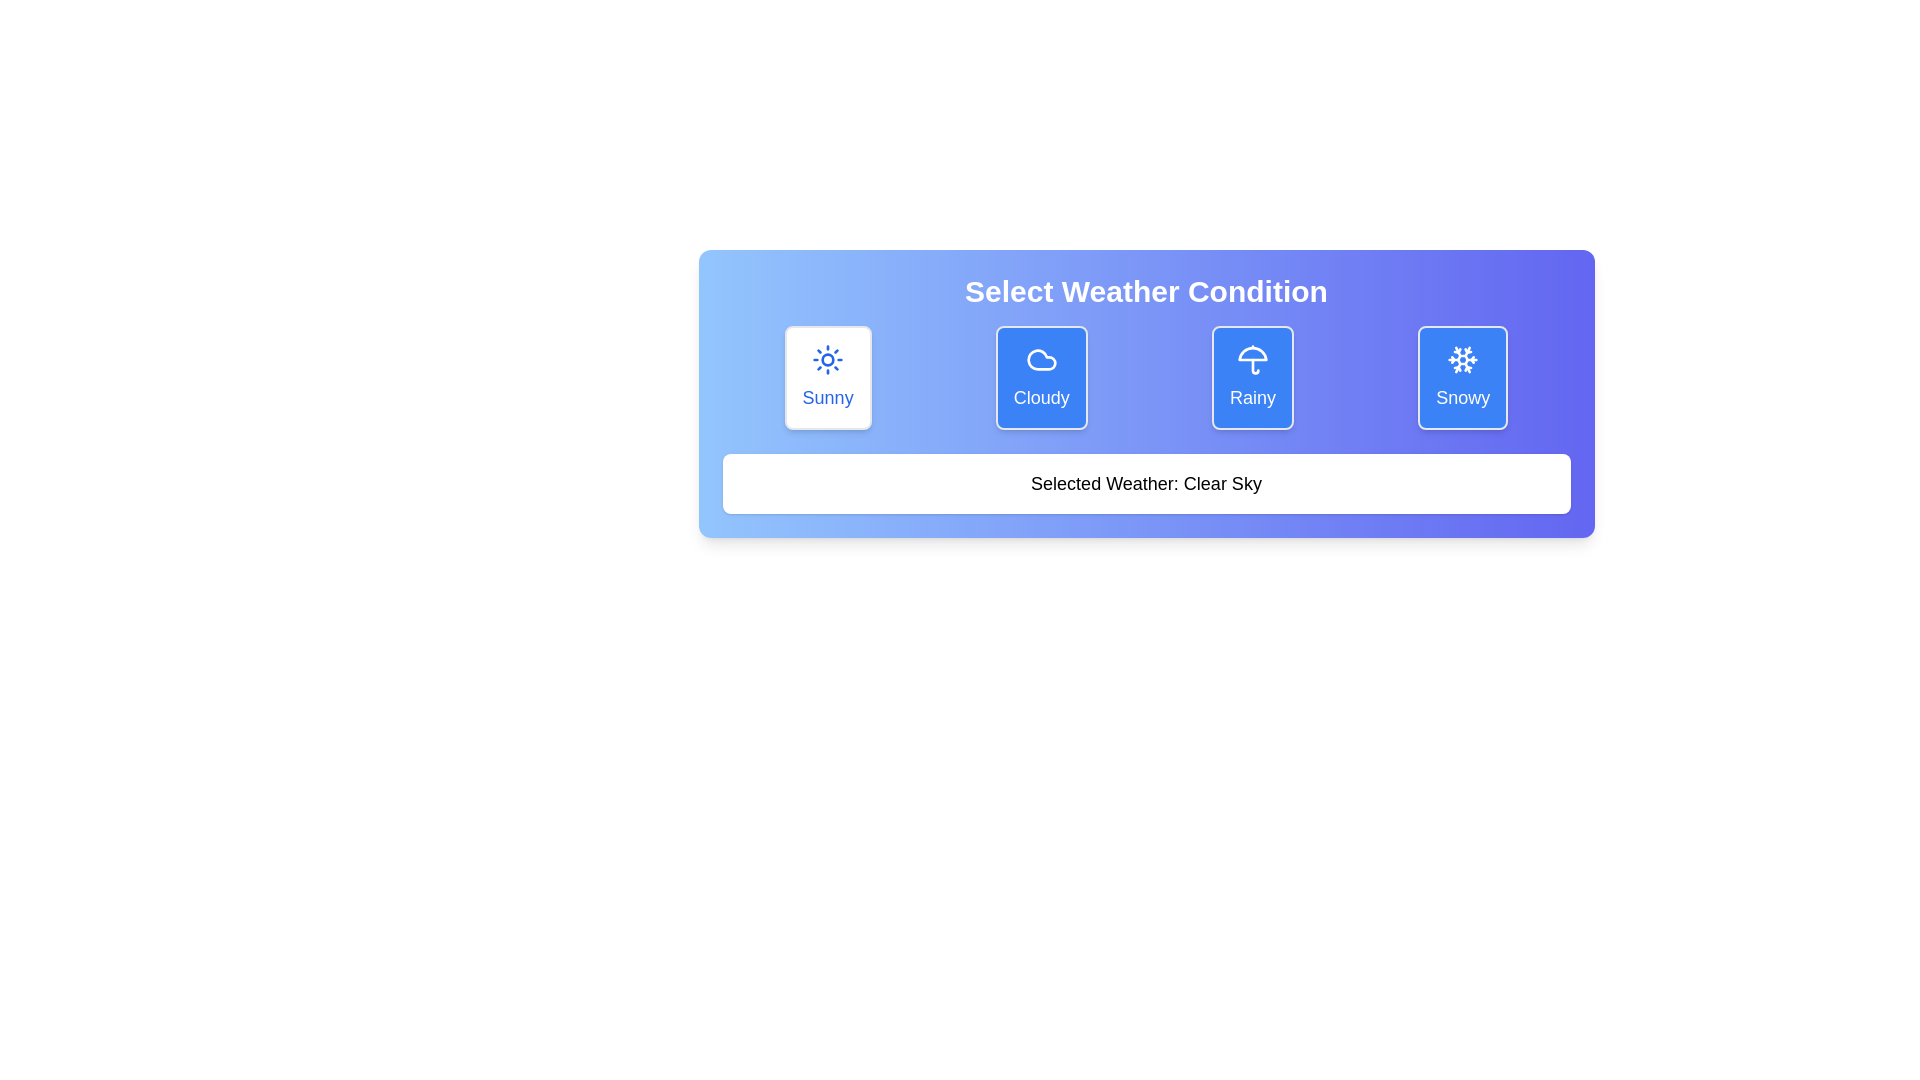 Image resolution: width=1920 pixels, height=1080 pixels. I want to click on the text label displaying 'Cloudy', so click(1040, 397).